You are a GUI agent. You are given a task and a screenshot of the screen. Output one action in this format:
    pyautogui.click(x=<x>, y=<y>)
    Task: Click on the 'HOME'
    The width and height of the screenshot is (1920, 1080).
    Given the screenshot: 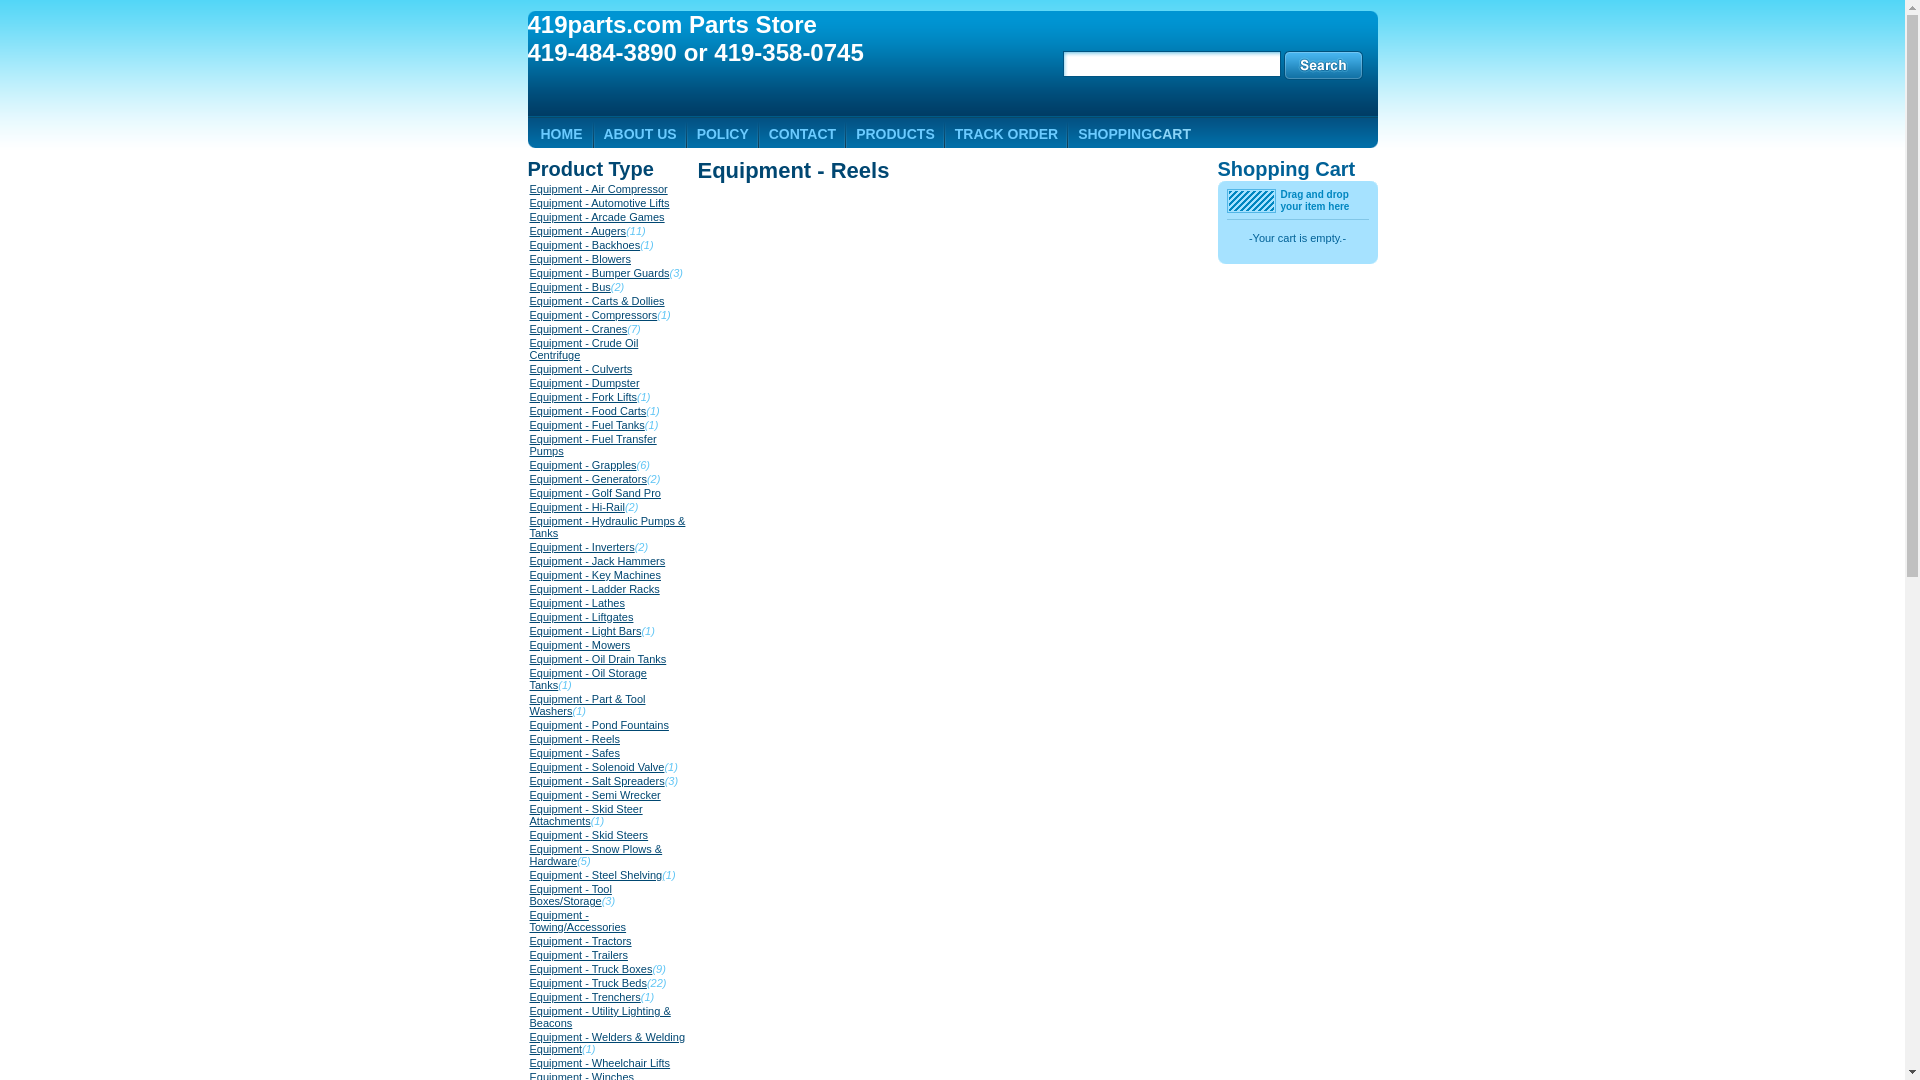 What is the action you would take?
    pyautogui.click(x=560, y=134)
    